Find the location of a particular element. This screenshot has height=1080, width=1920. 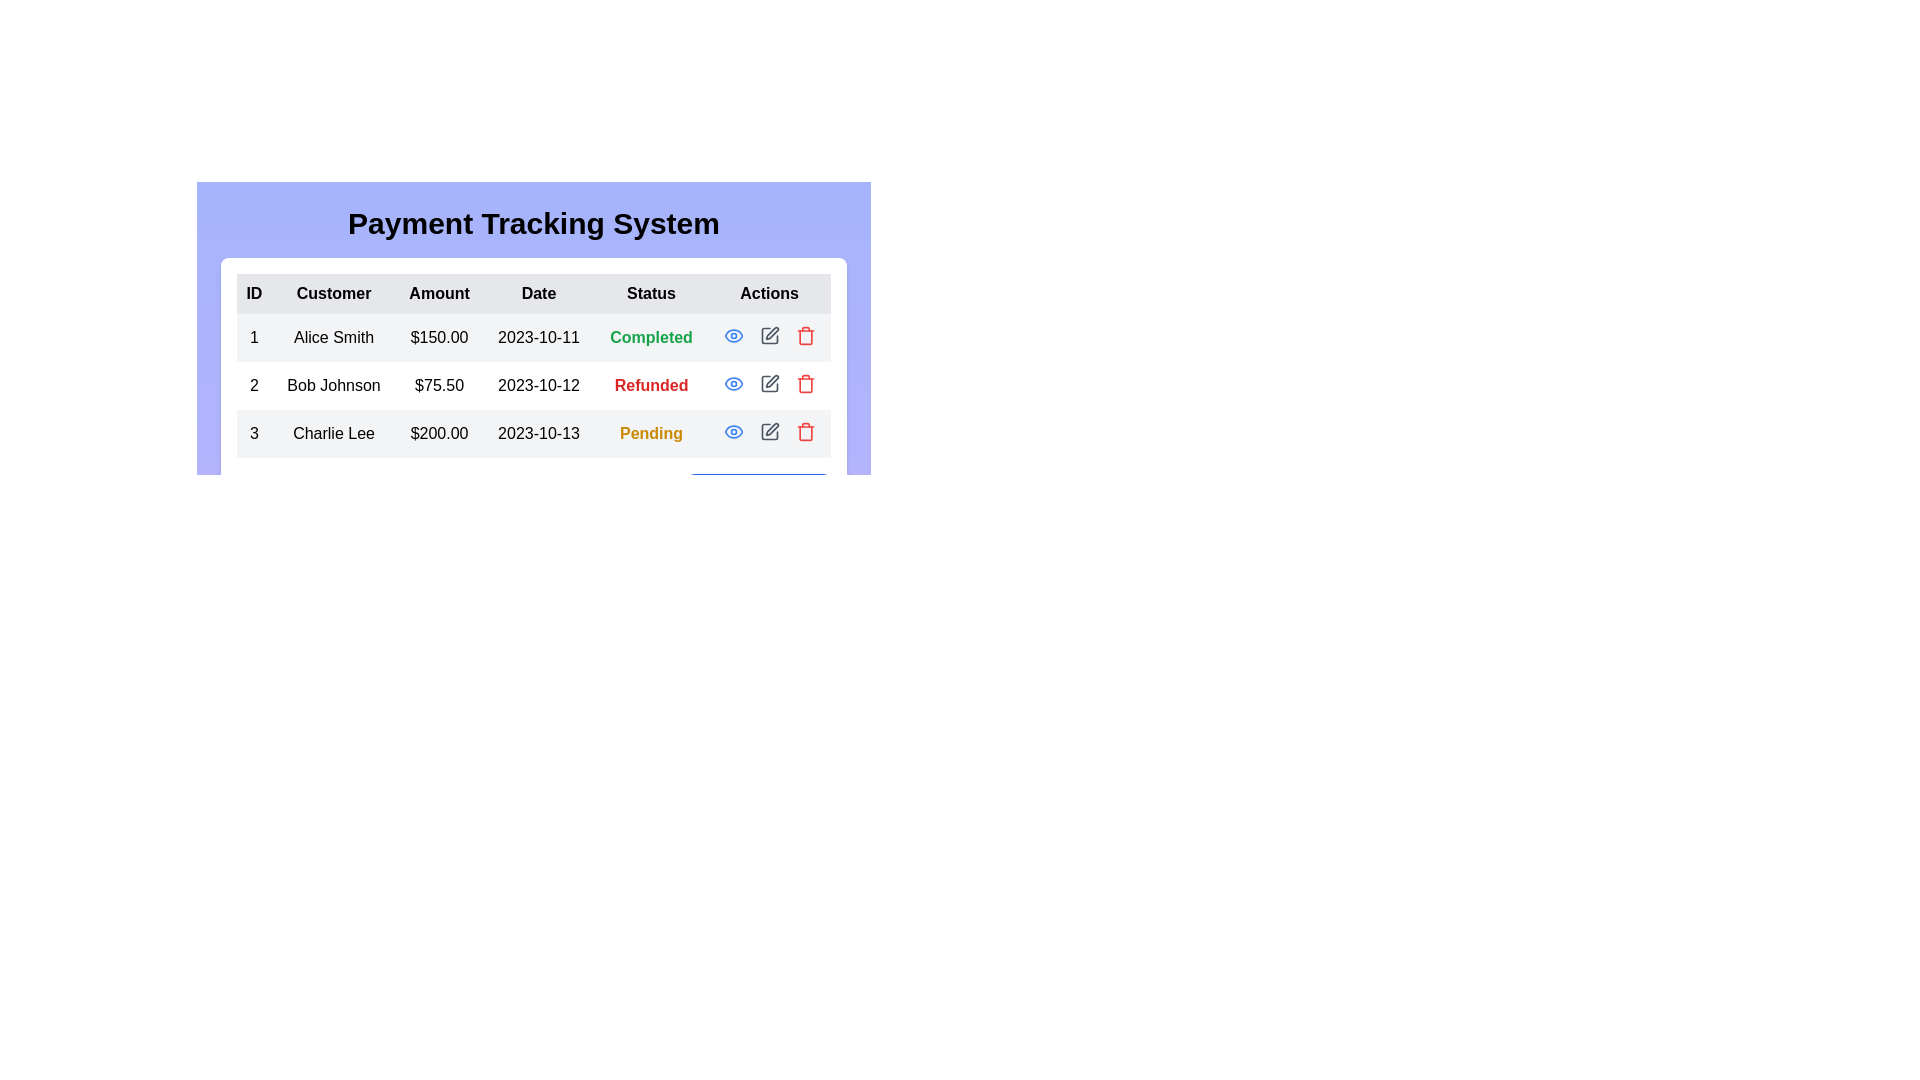

the red trash bin icon in the 'Actions' column corresponding to 'Charlie Lee' is located at coordinates (805, 334).